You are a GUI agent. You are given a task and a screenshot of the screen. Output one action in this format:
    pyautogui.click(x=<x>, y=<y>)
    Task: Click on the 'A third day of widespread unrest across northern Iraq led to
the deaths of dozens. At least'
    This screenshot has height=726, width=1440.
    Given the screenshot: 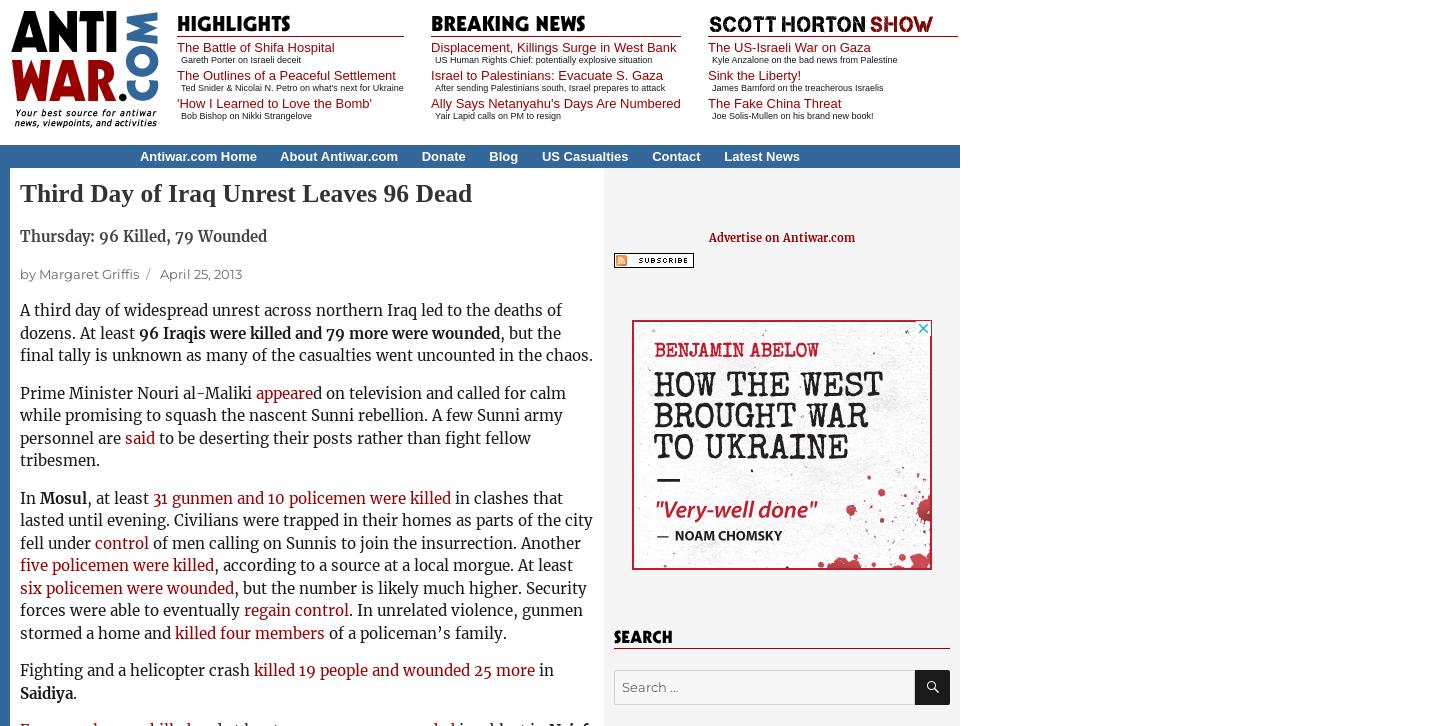 What is the action you would take?
    pyautogui.click(x=290, y=320)
    